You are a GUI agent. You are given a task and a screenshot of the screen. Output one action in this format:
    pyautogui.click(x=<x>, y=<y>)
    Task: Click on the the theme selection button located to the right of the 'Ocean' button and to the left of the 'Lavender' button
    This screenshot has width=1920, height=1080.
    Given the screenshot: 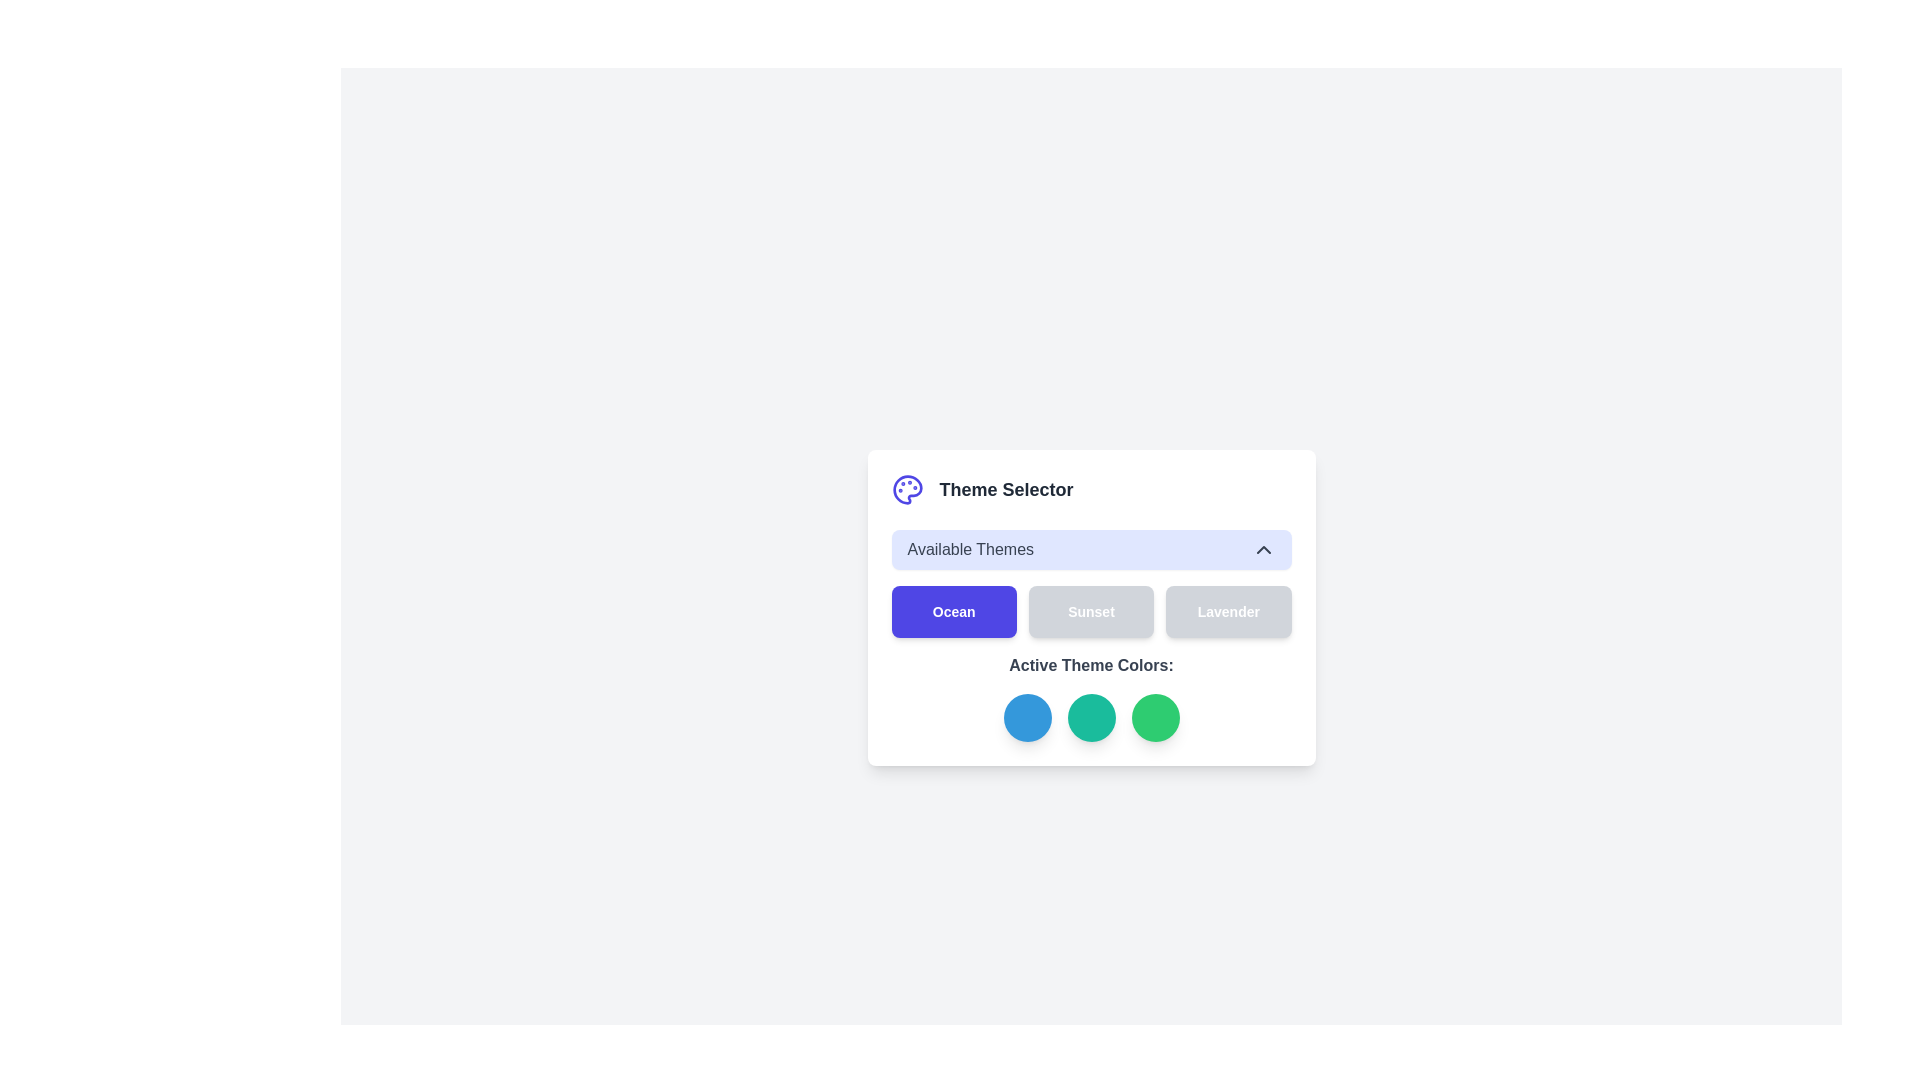 What is the action you would take?
    pyautogui.click(x=1090, y=611)
    